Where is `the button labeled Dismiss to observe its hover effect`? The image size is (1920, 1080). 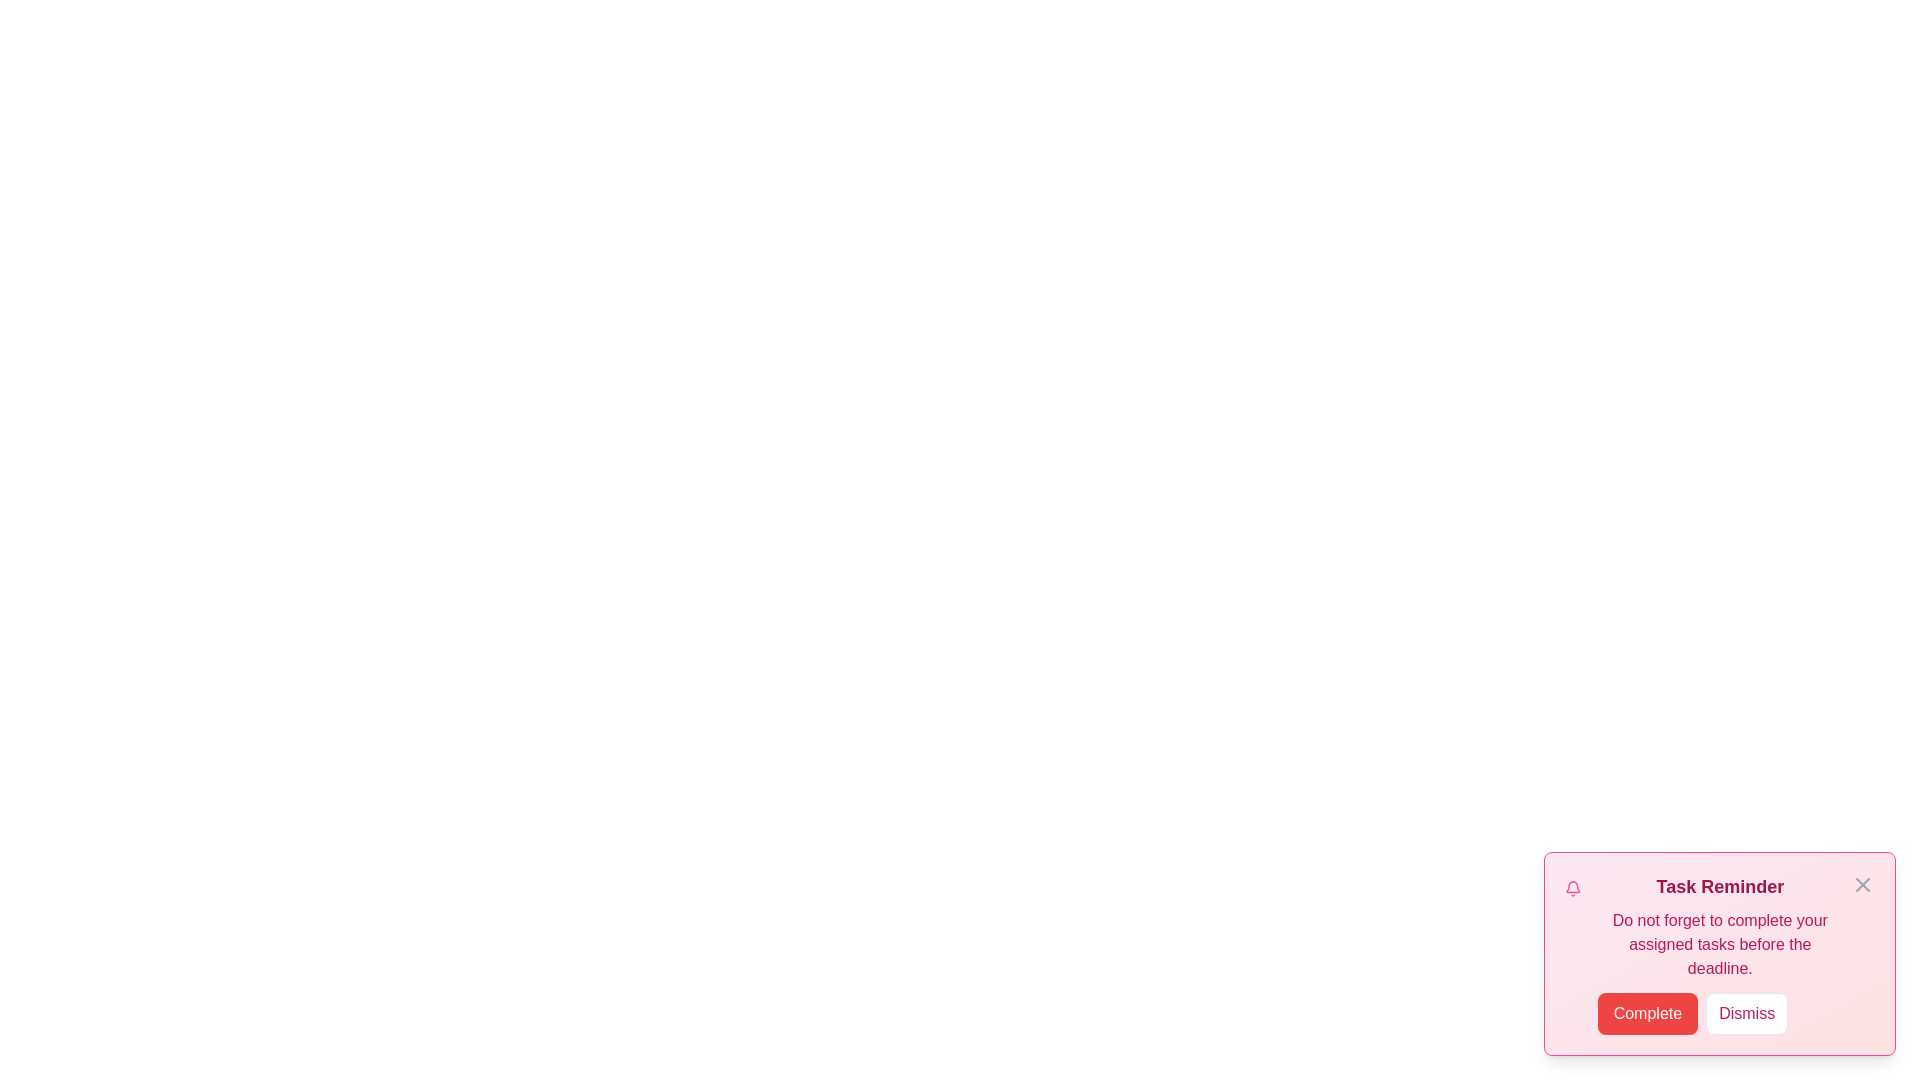 the button labeled Dismiss to observe its hover effect is located at coordinates (1746, 1014).